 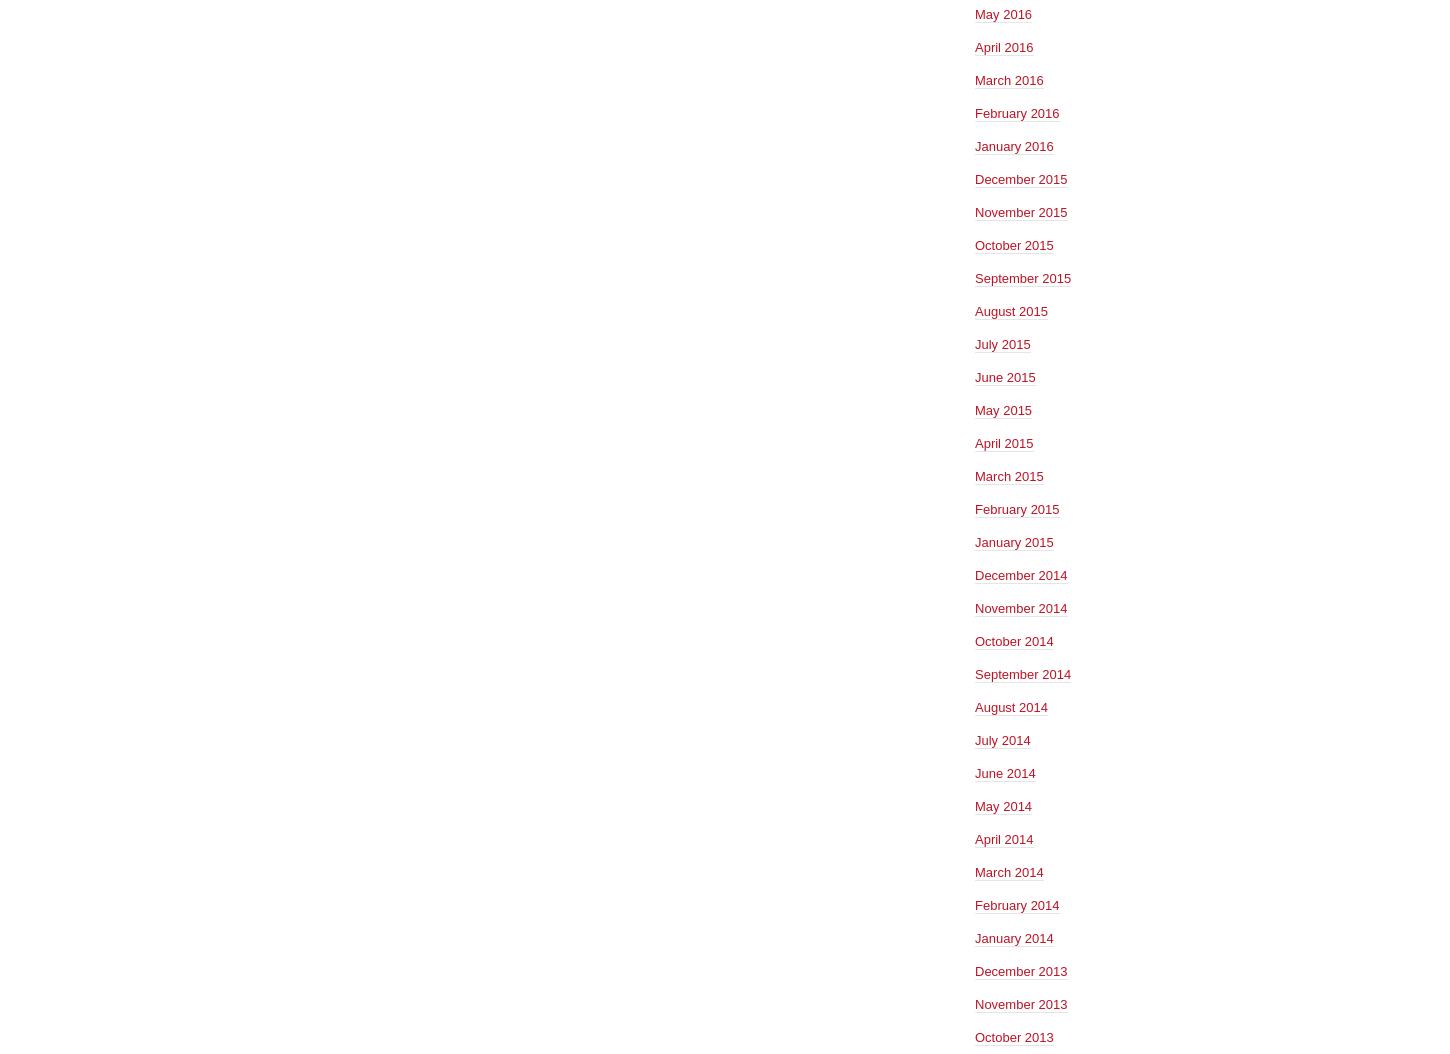 I want to click on 'May 2014', so click(x=1003, y=804).